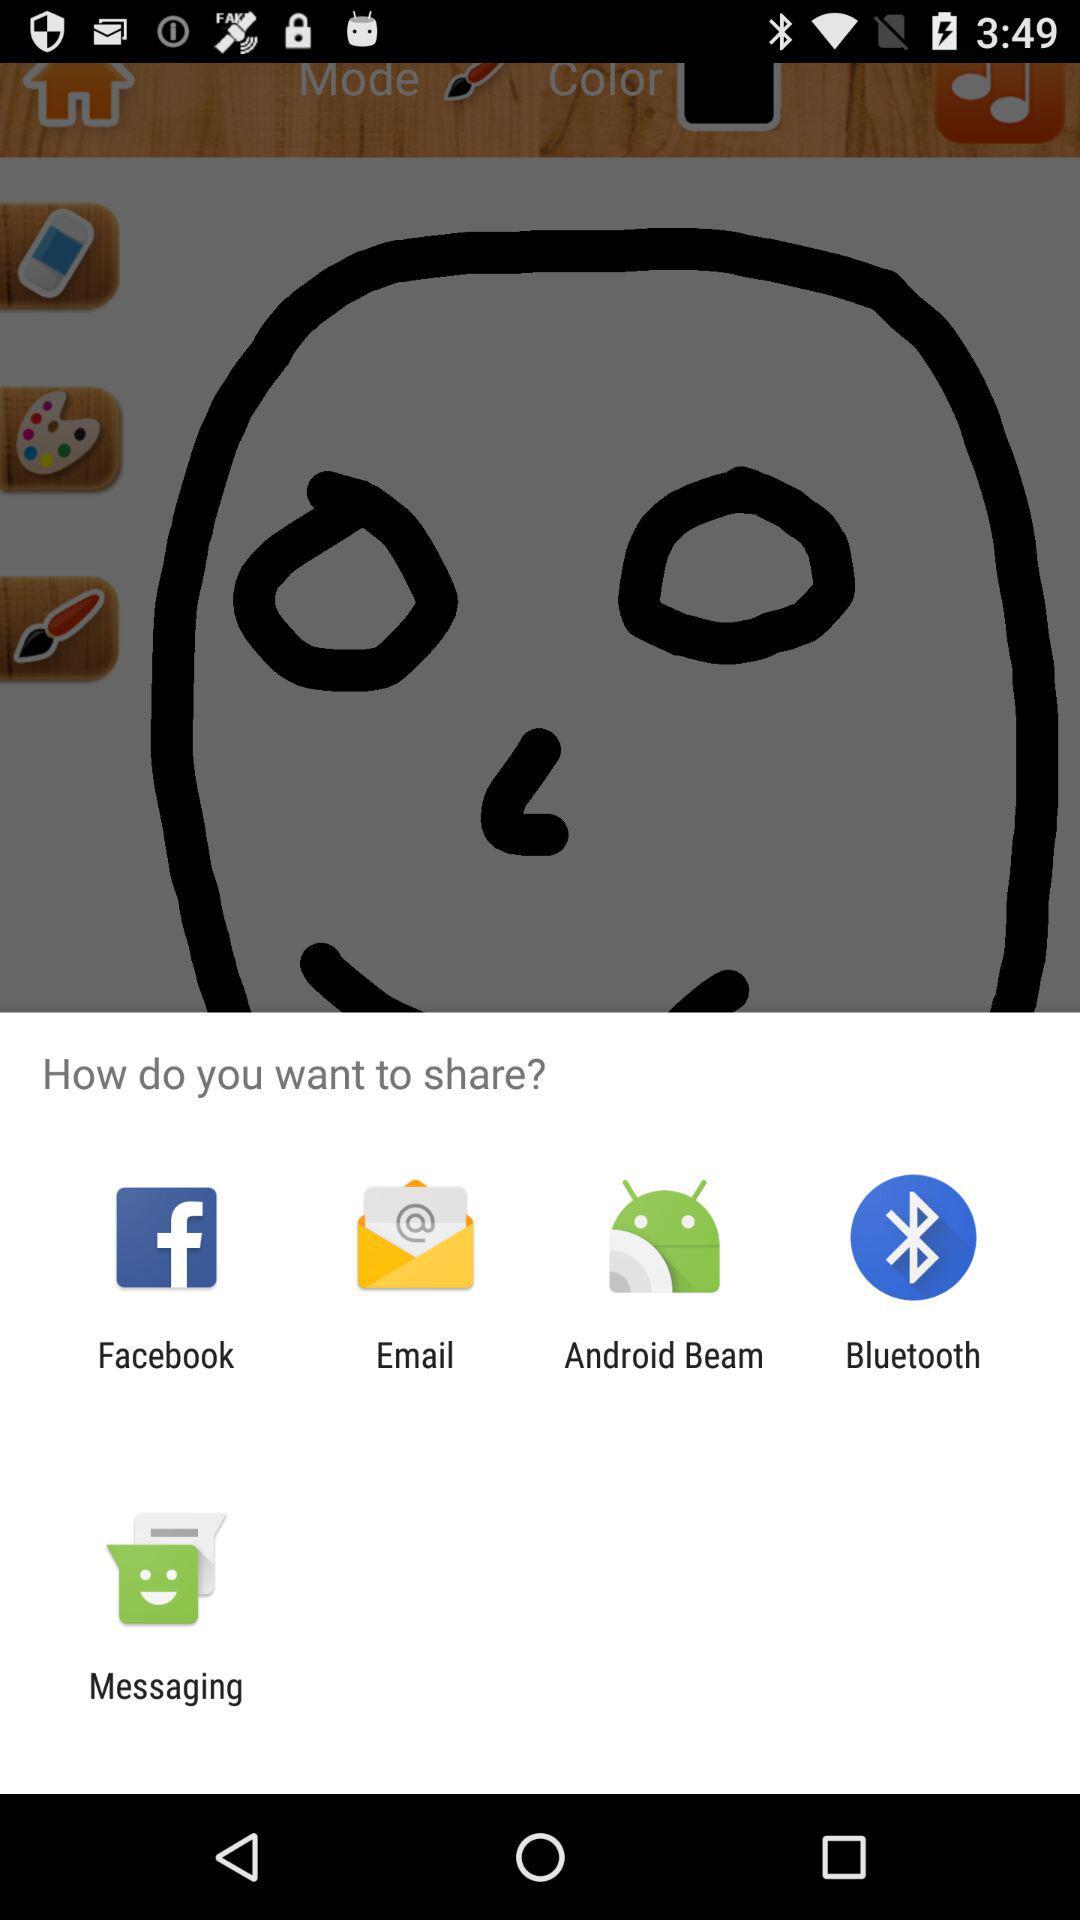 This screenshot has width=1080, height=1920. I want to click on the item to the right of the email, so click(664, 1374).